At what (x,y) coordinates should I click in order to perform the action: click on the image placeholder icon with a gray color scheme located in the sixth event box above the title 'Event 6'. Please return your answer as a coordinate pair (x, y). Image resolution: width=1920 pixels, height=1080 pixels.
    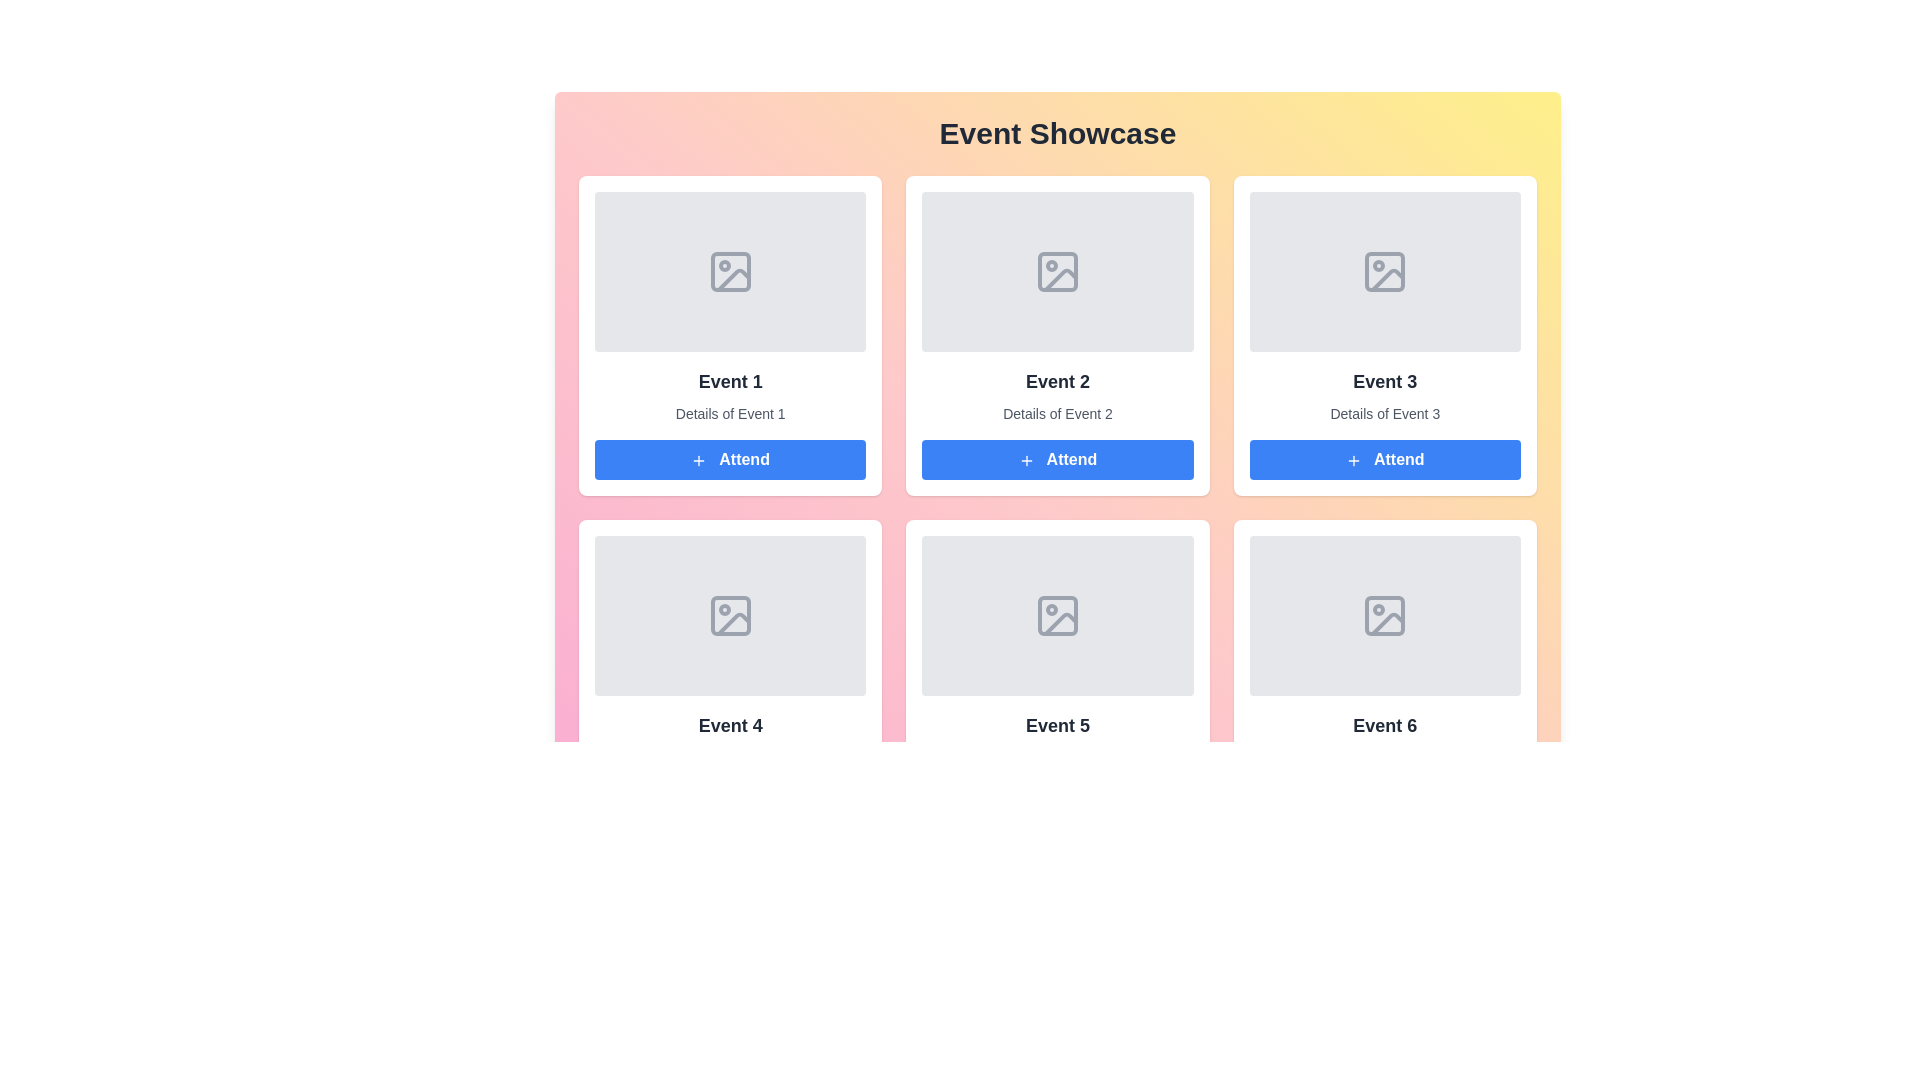
    Looking at the image, I should click on (1384, 615).